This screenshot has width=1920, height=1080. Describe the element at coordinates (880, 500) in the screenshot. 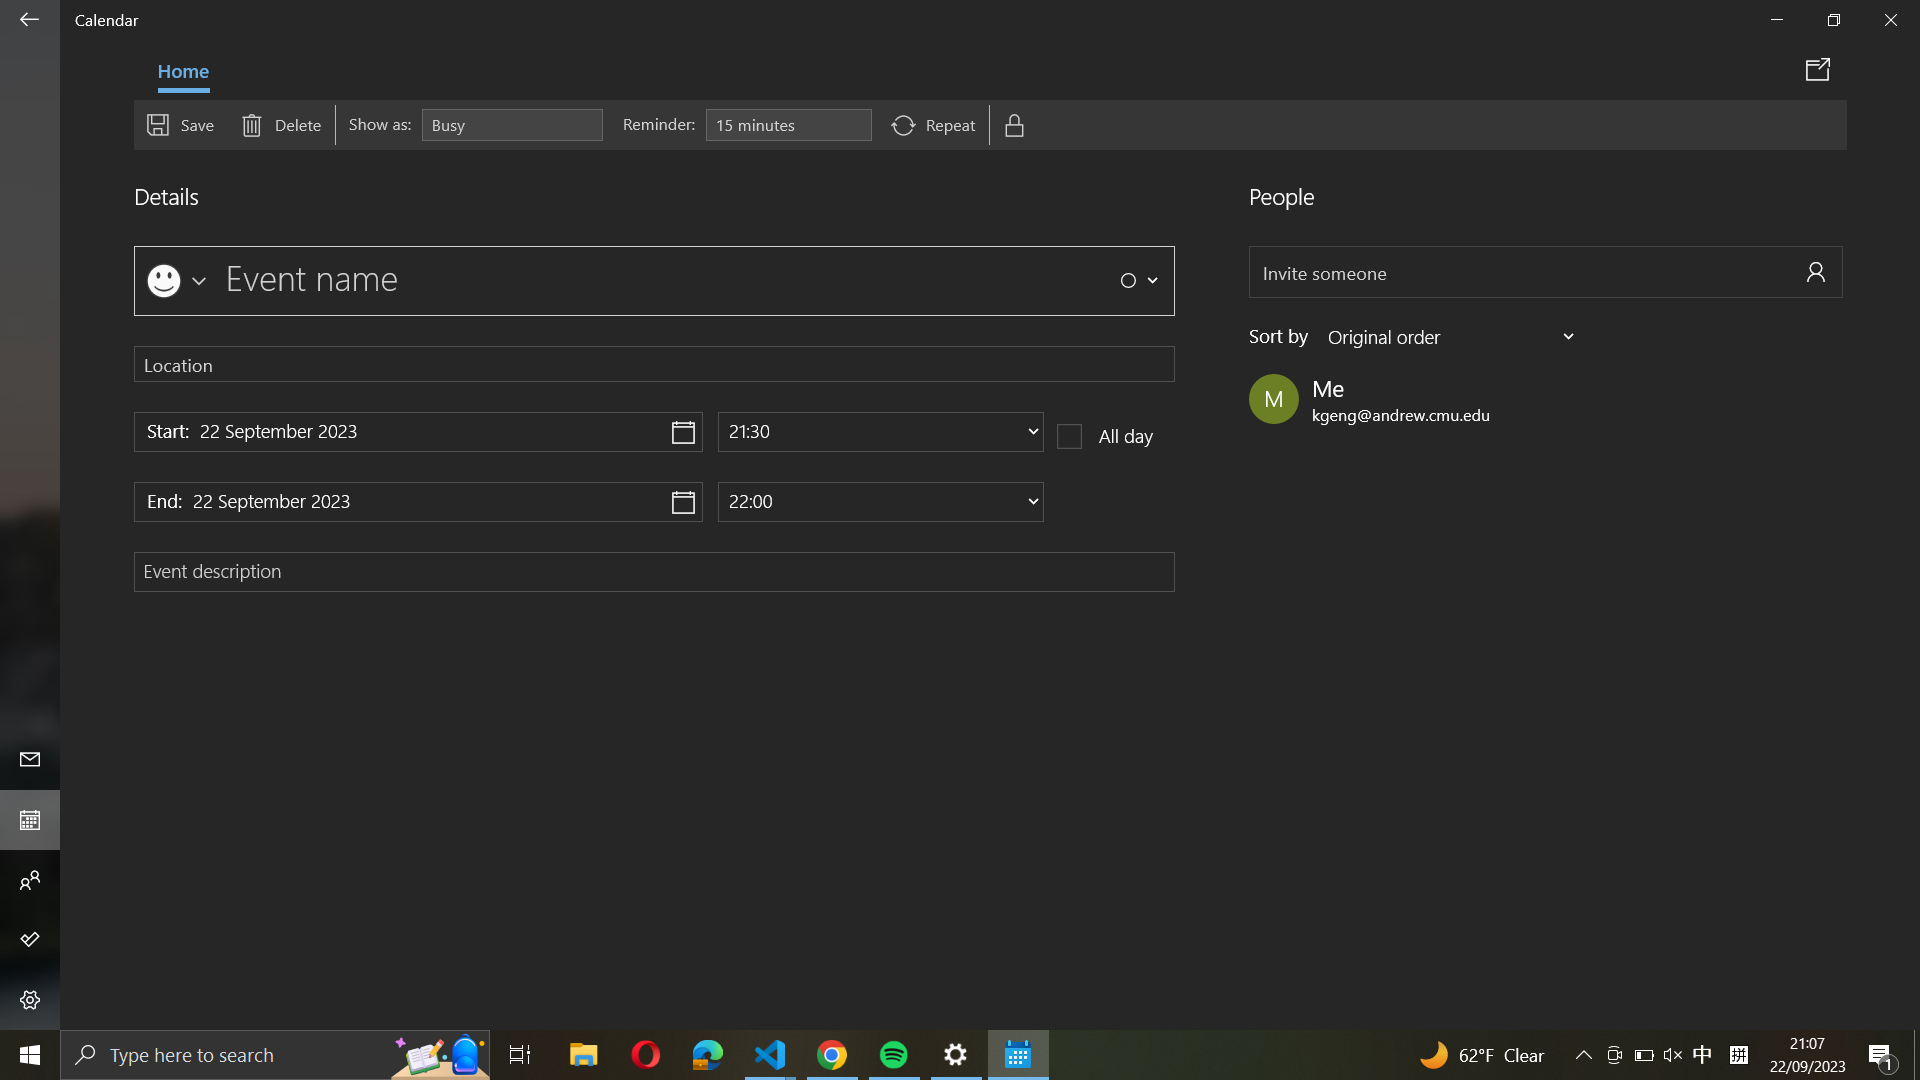

I see `event end time to 10:00 AM` at that location.